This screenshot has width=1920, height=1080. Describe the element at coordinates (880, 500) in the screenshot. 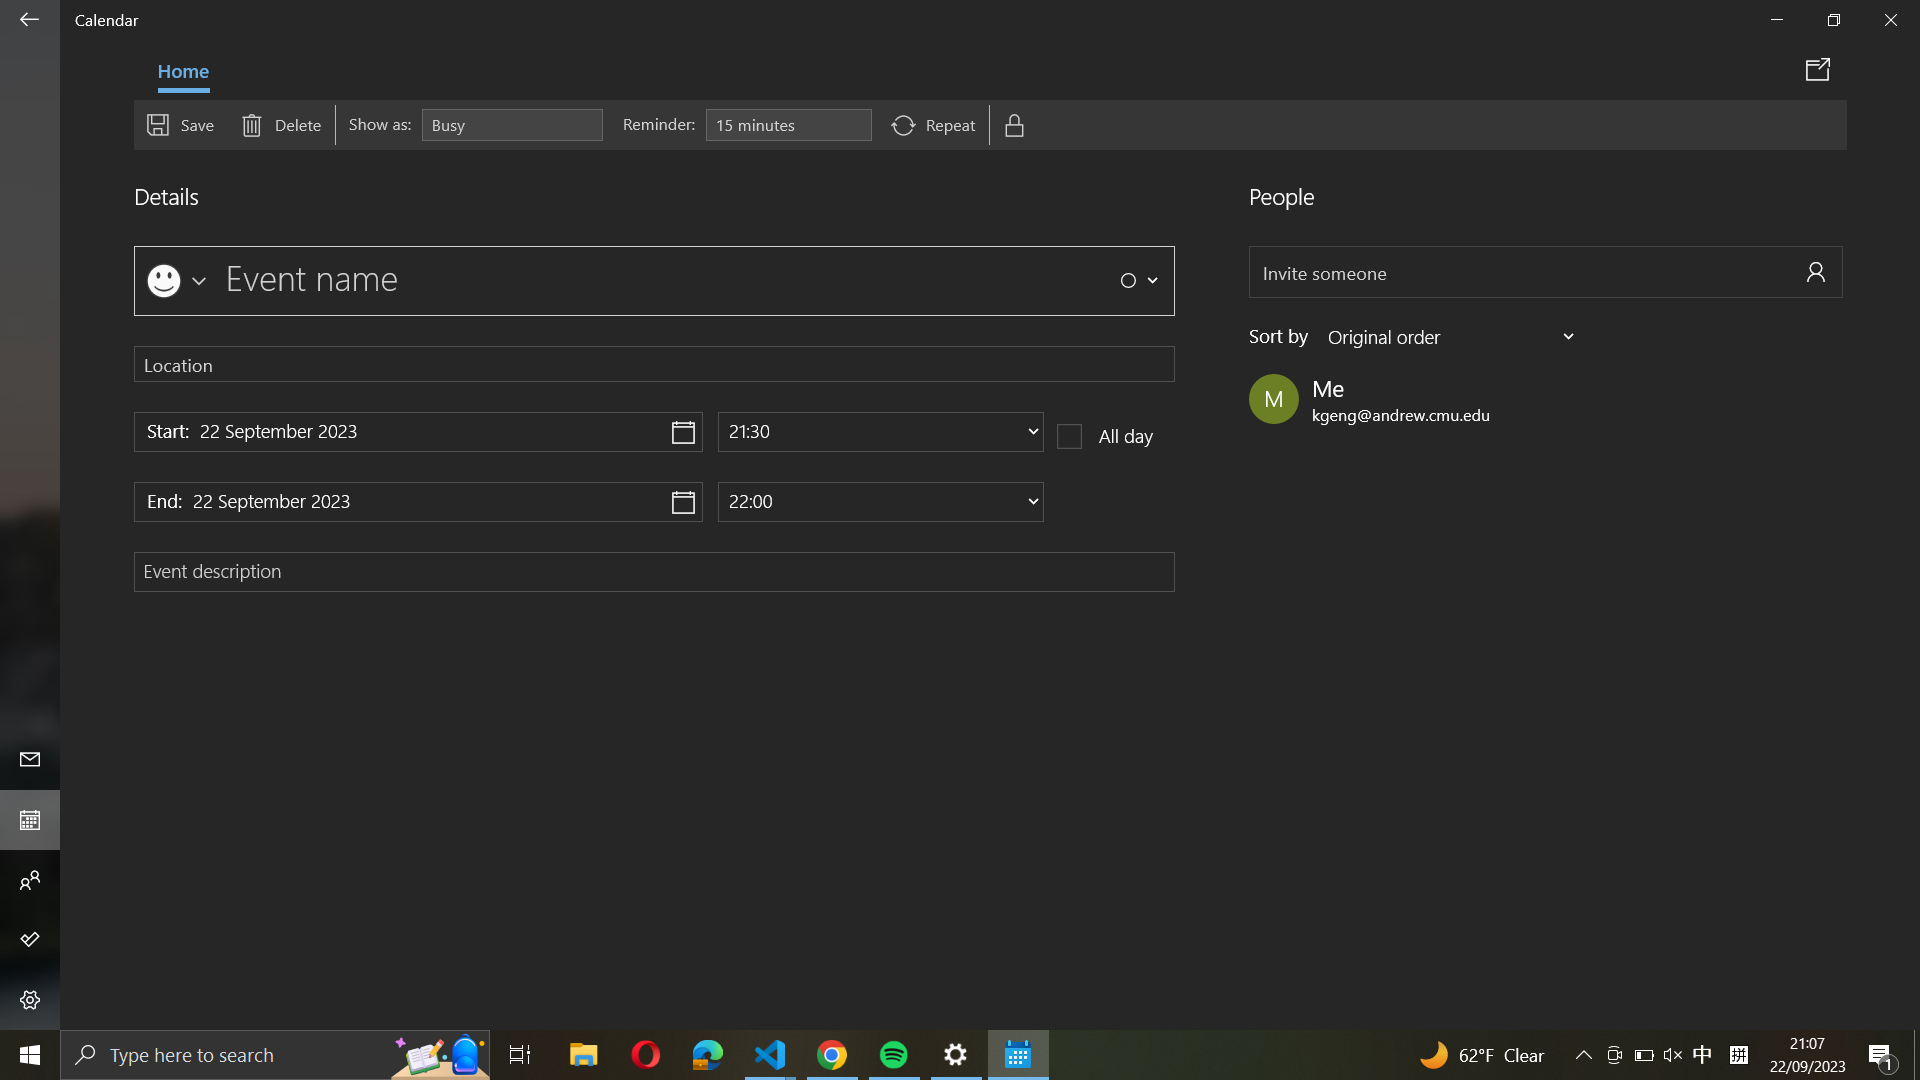

I see `event end time to 10:00 AM` at that location.